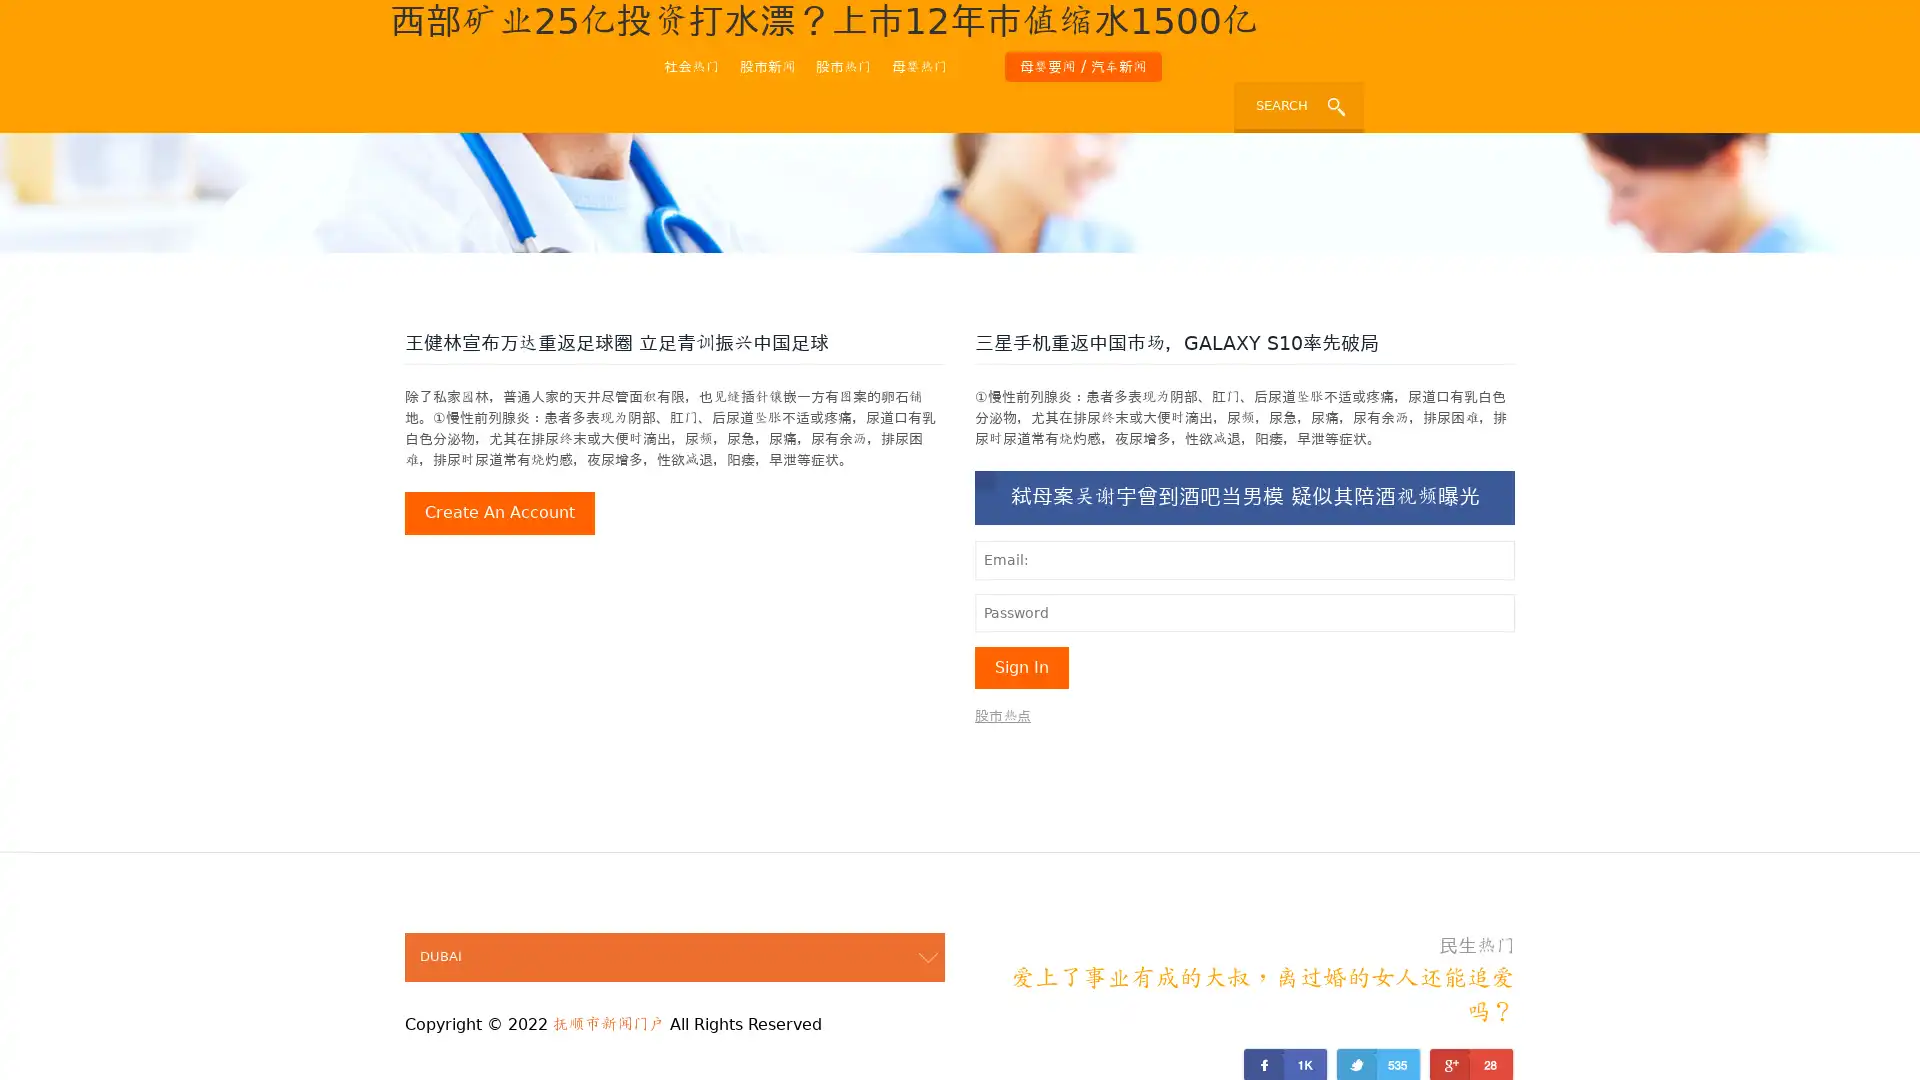  Describe the element at coordinates (1022, 667) in the screenshot. I see `sign in` at that location.